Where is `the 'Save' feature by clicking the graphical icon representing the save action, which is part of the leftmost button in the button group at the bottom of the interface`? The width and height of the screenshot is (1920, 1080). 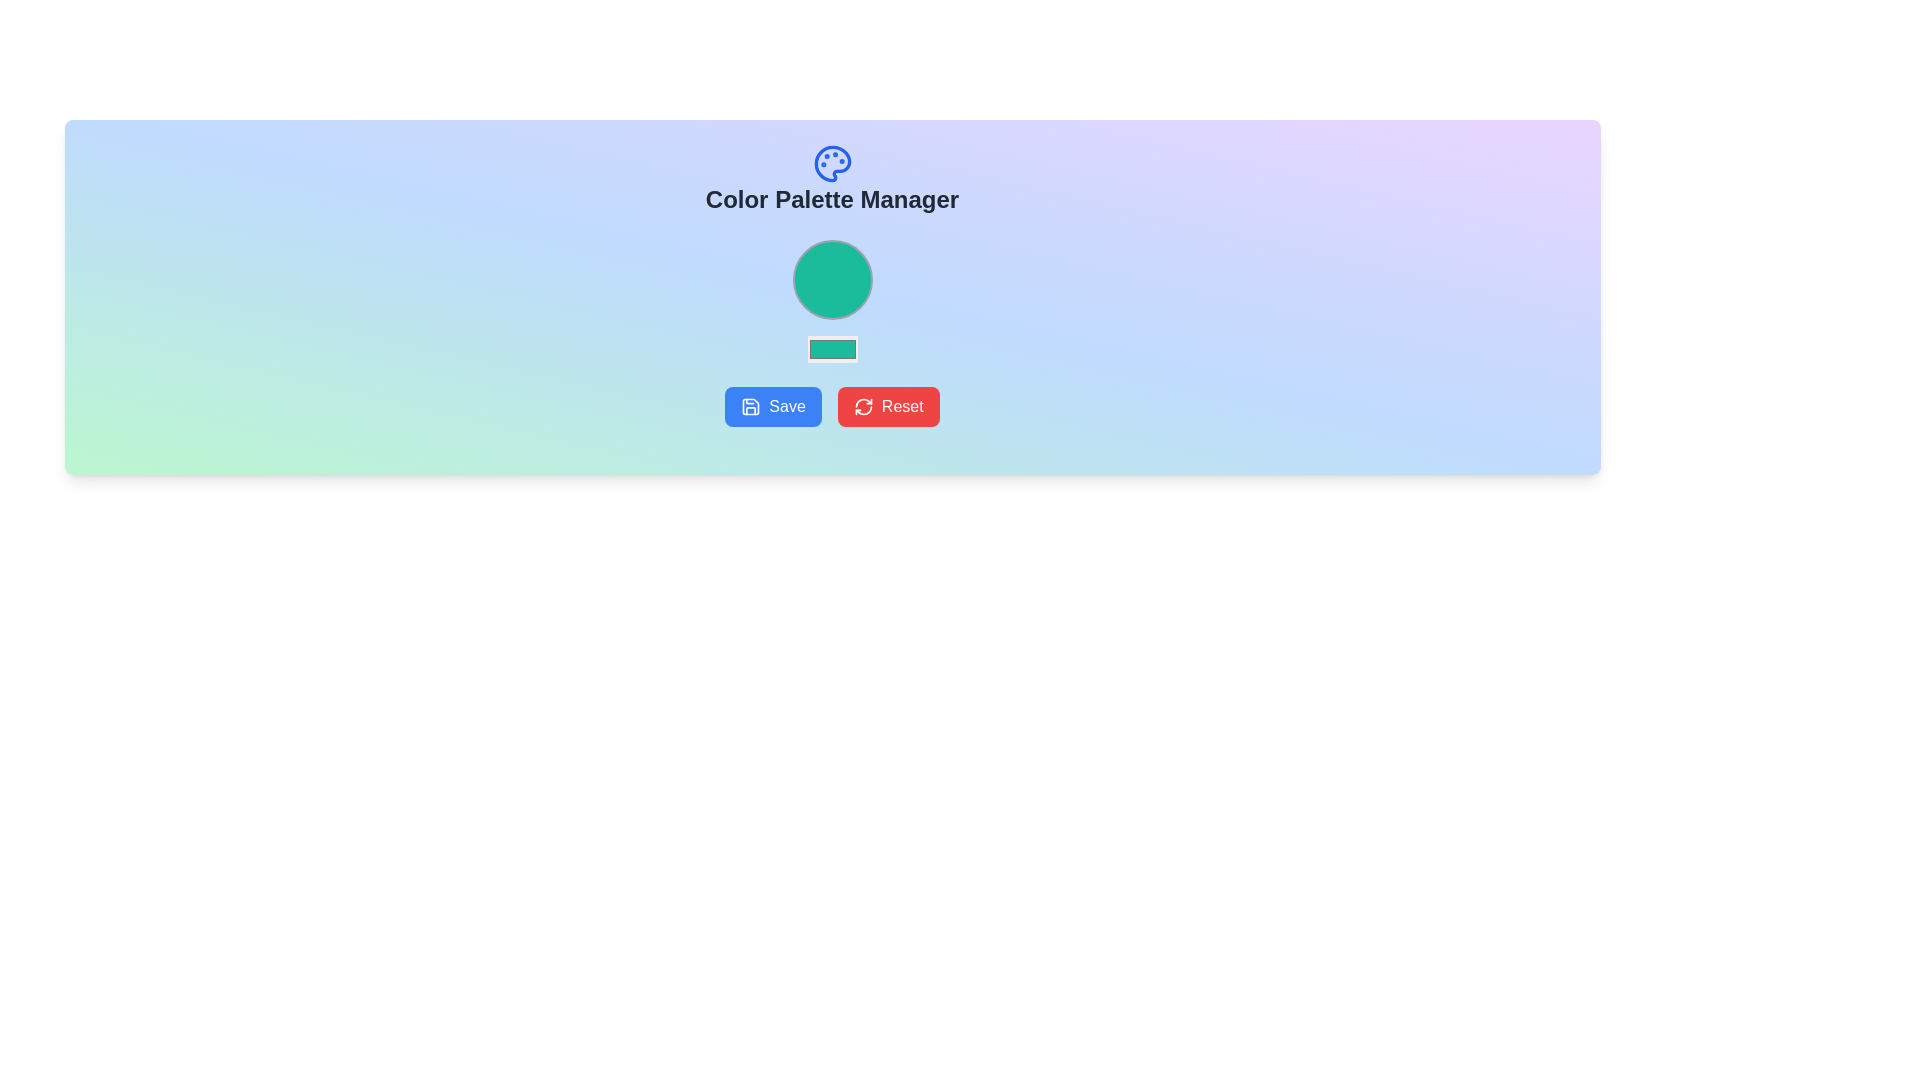
the 'Save' feature by clicking the graphical icon representing the save action, which is part of the leftmost button in the button group at the bottom of the interface is located at coordinates (750, 406).